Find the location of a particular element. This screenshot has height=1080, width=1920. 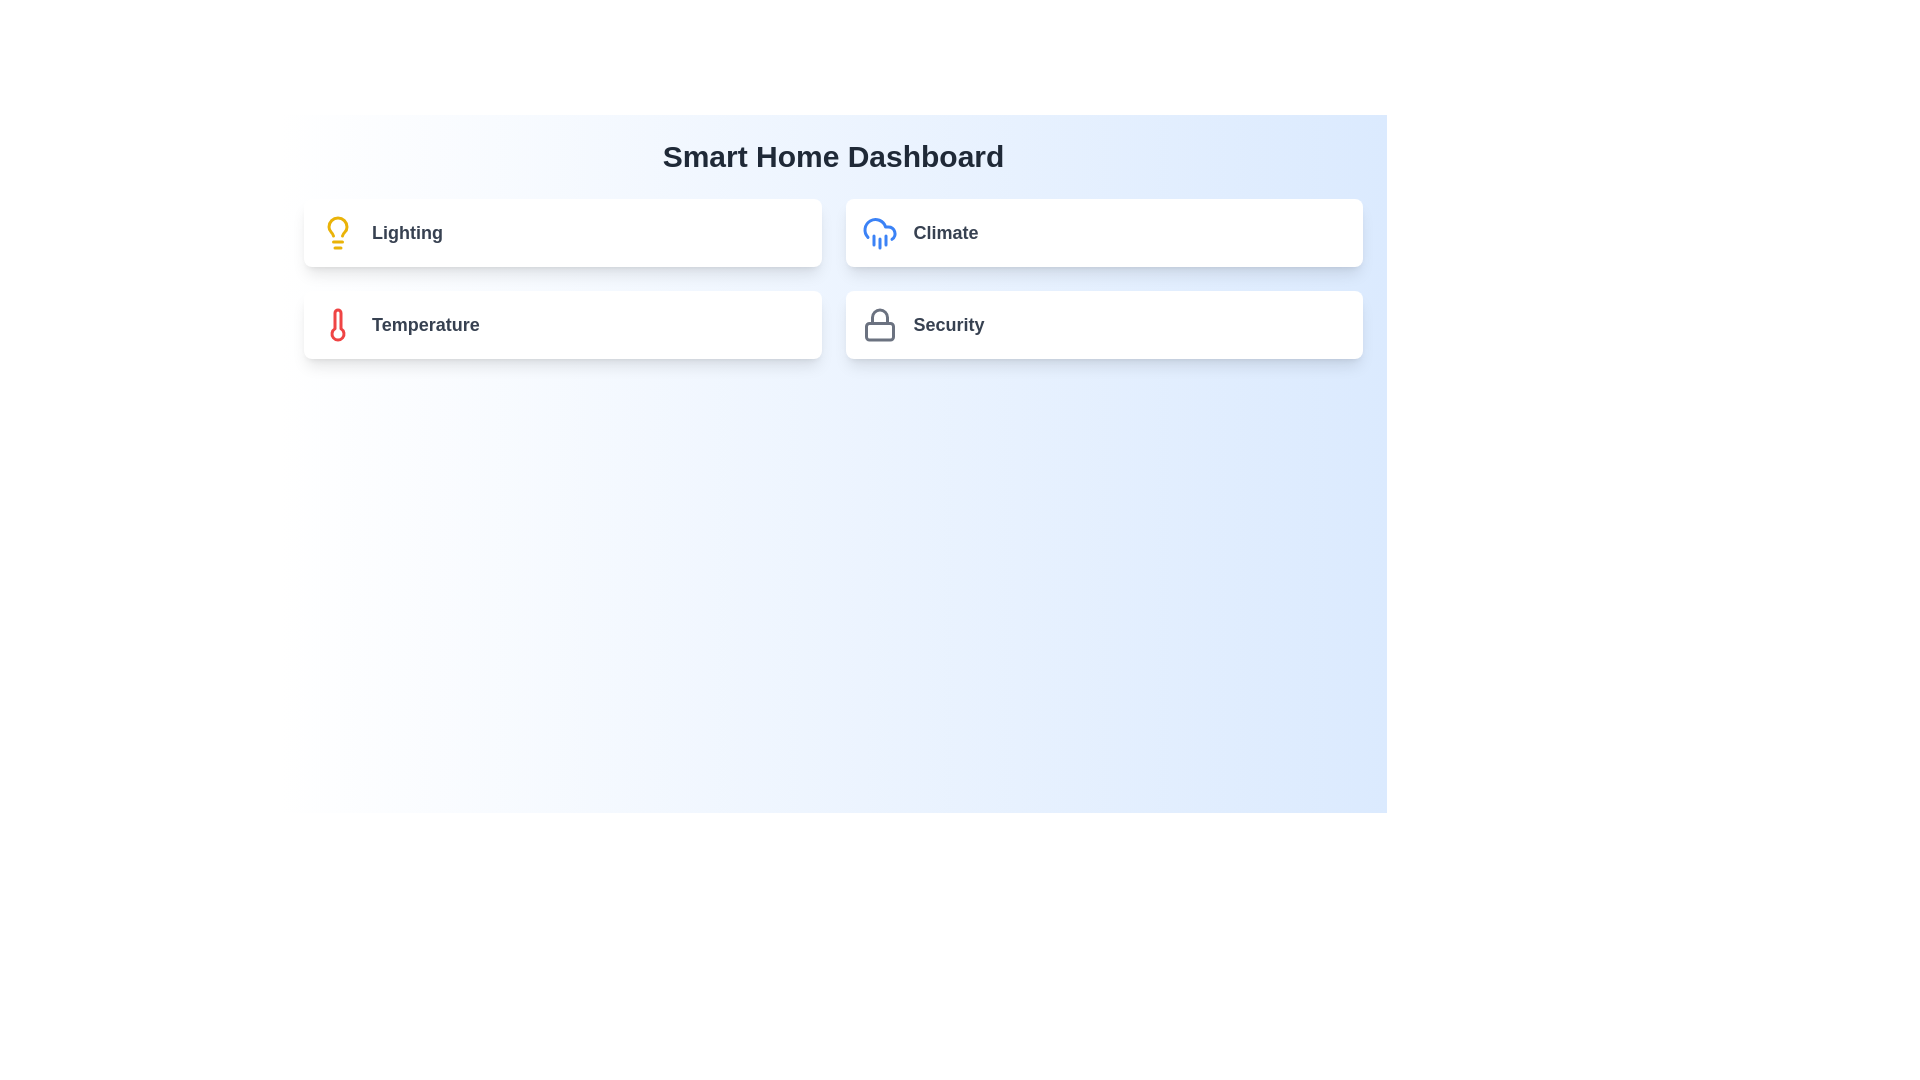

the lock icon in the Security card located at the bottom-right of the dashboard is located at coordinates (879, 323).